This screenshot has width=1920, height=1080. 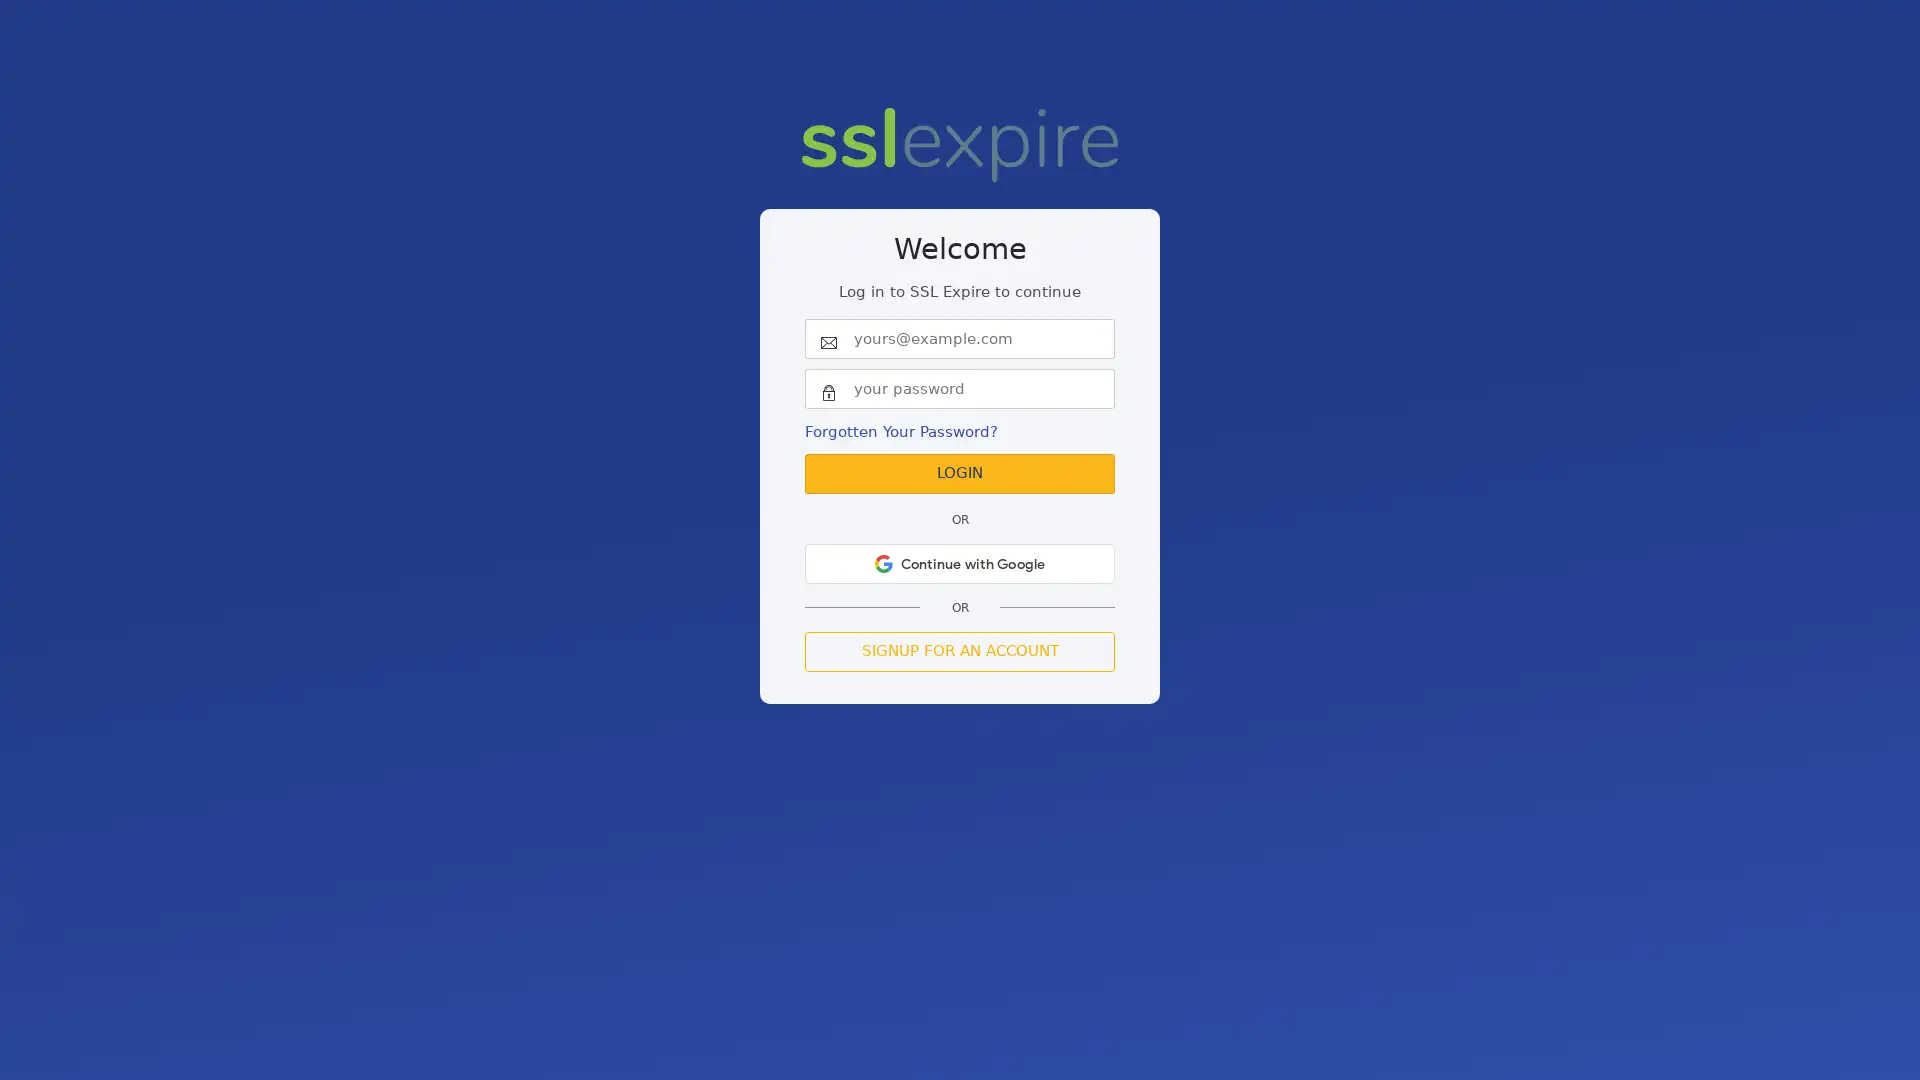 I want to click on Login, so click(x=960, y=473).